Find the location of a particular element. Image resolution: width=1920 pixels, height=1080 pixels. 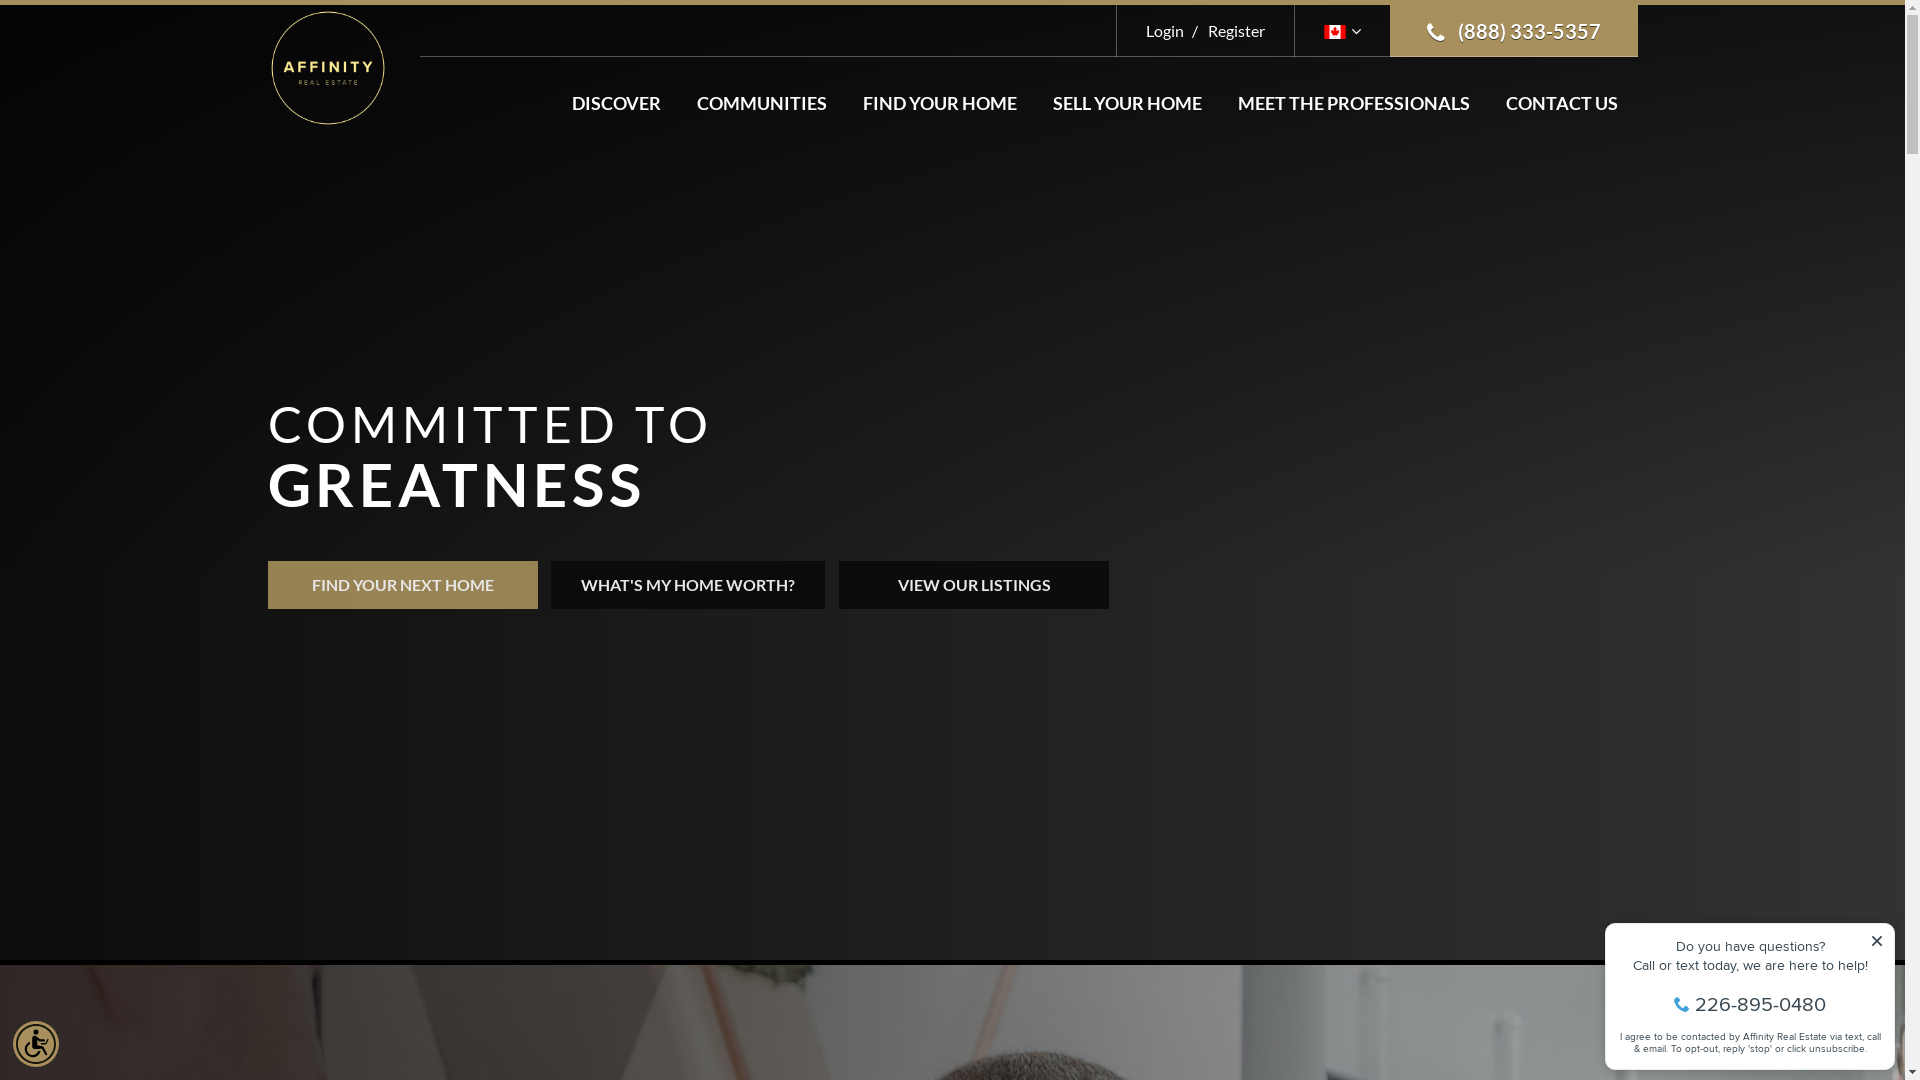

'FIND YOUR HOME' is located at coordinates (841, 103).